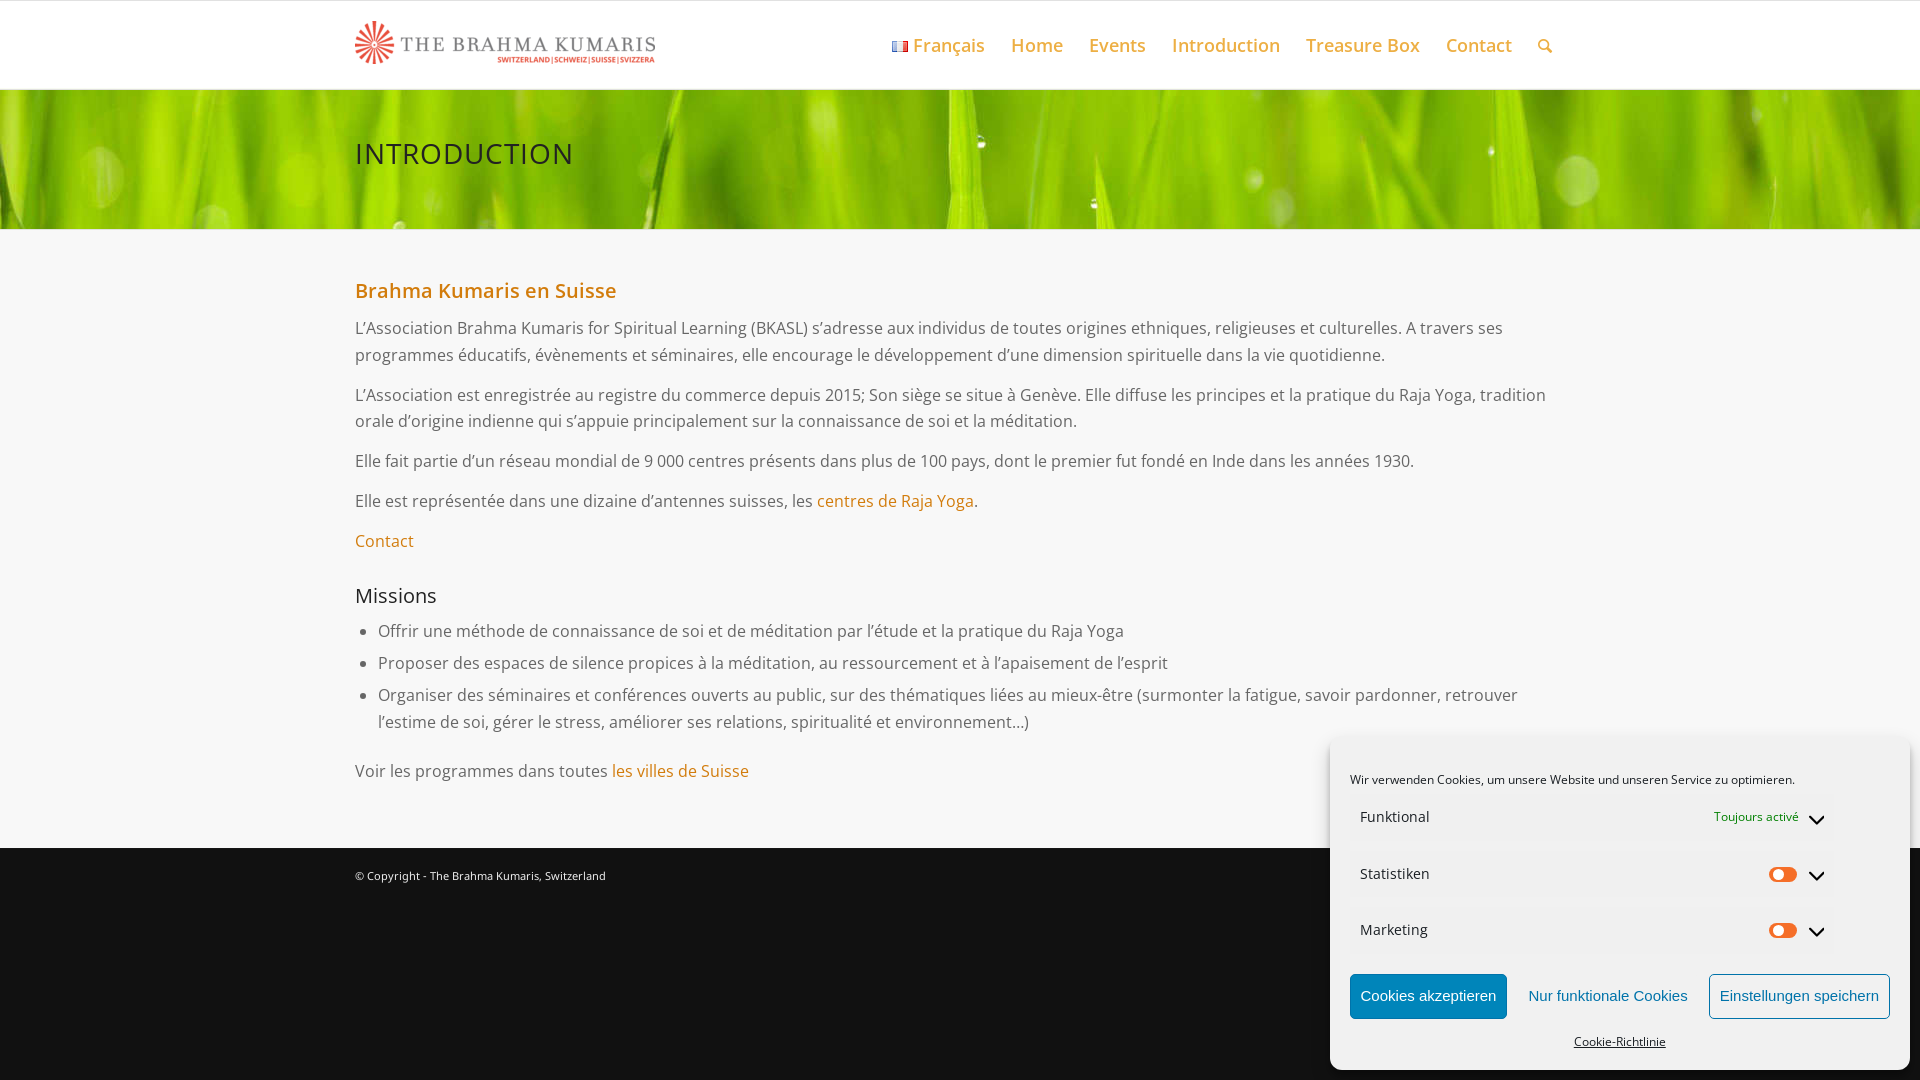 The width and height of the screenshot is (1920, 1080). Describe the element at coordinates (894, 500) in the screenshot. I see `'centres de Raja Yoga'` at that location.